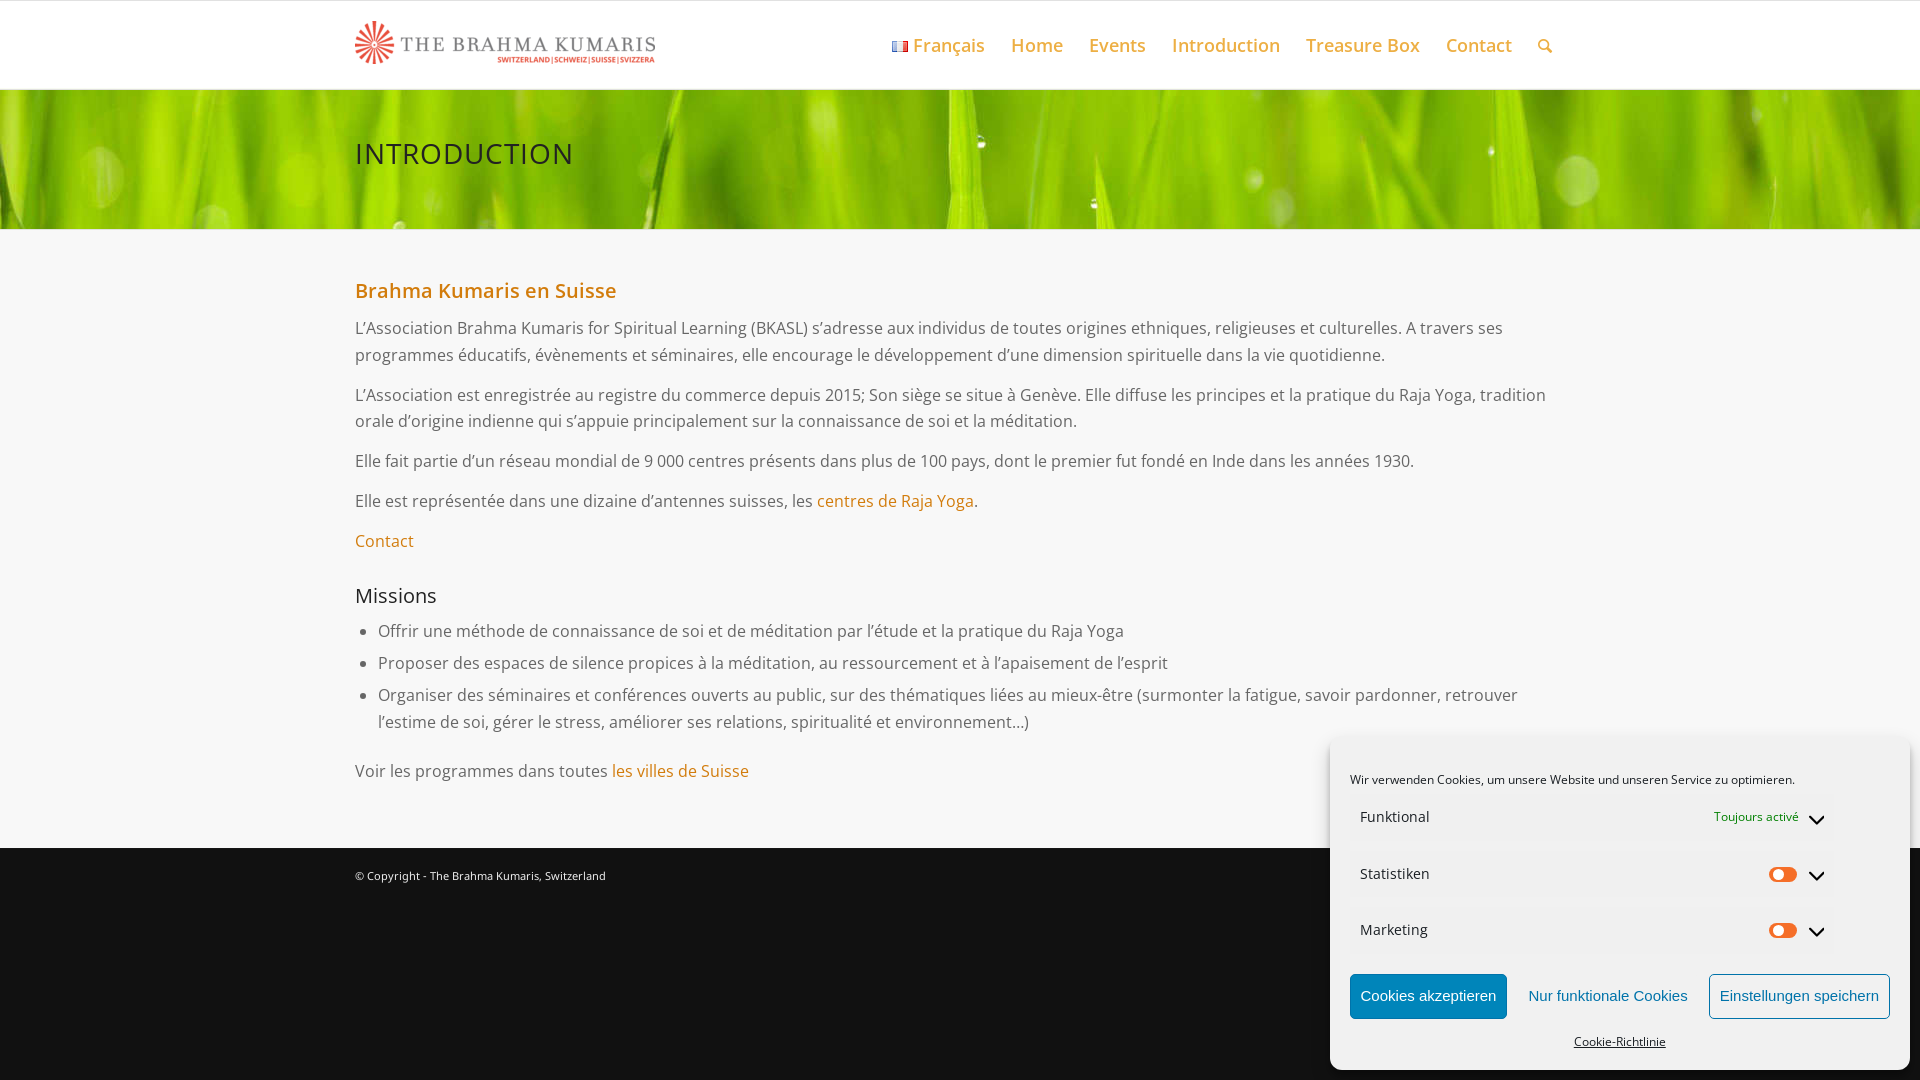 The width and height of the screenshot is (1920, 1080). Describe the element at coordinates (894, 500) in the screenshot. I see `'centres de Raja Yoga'` at that location.